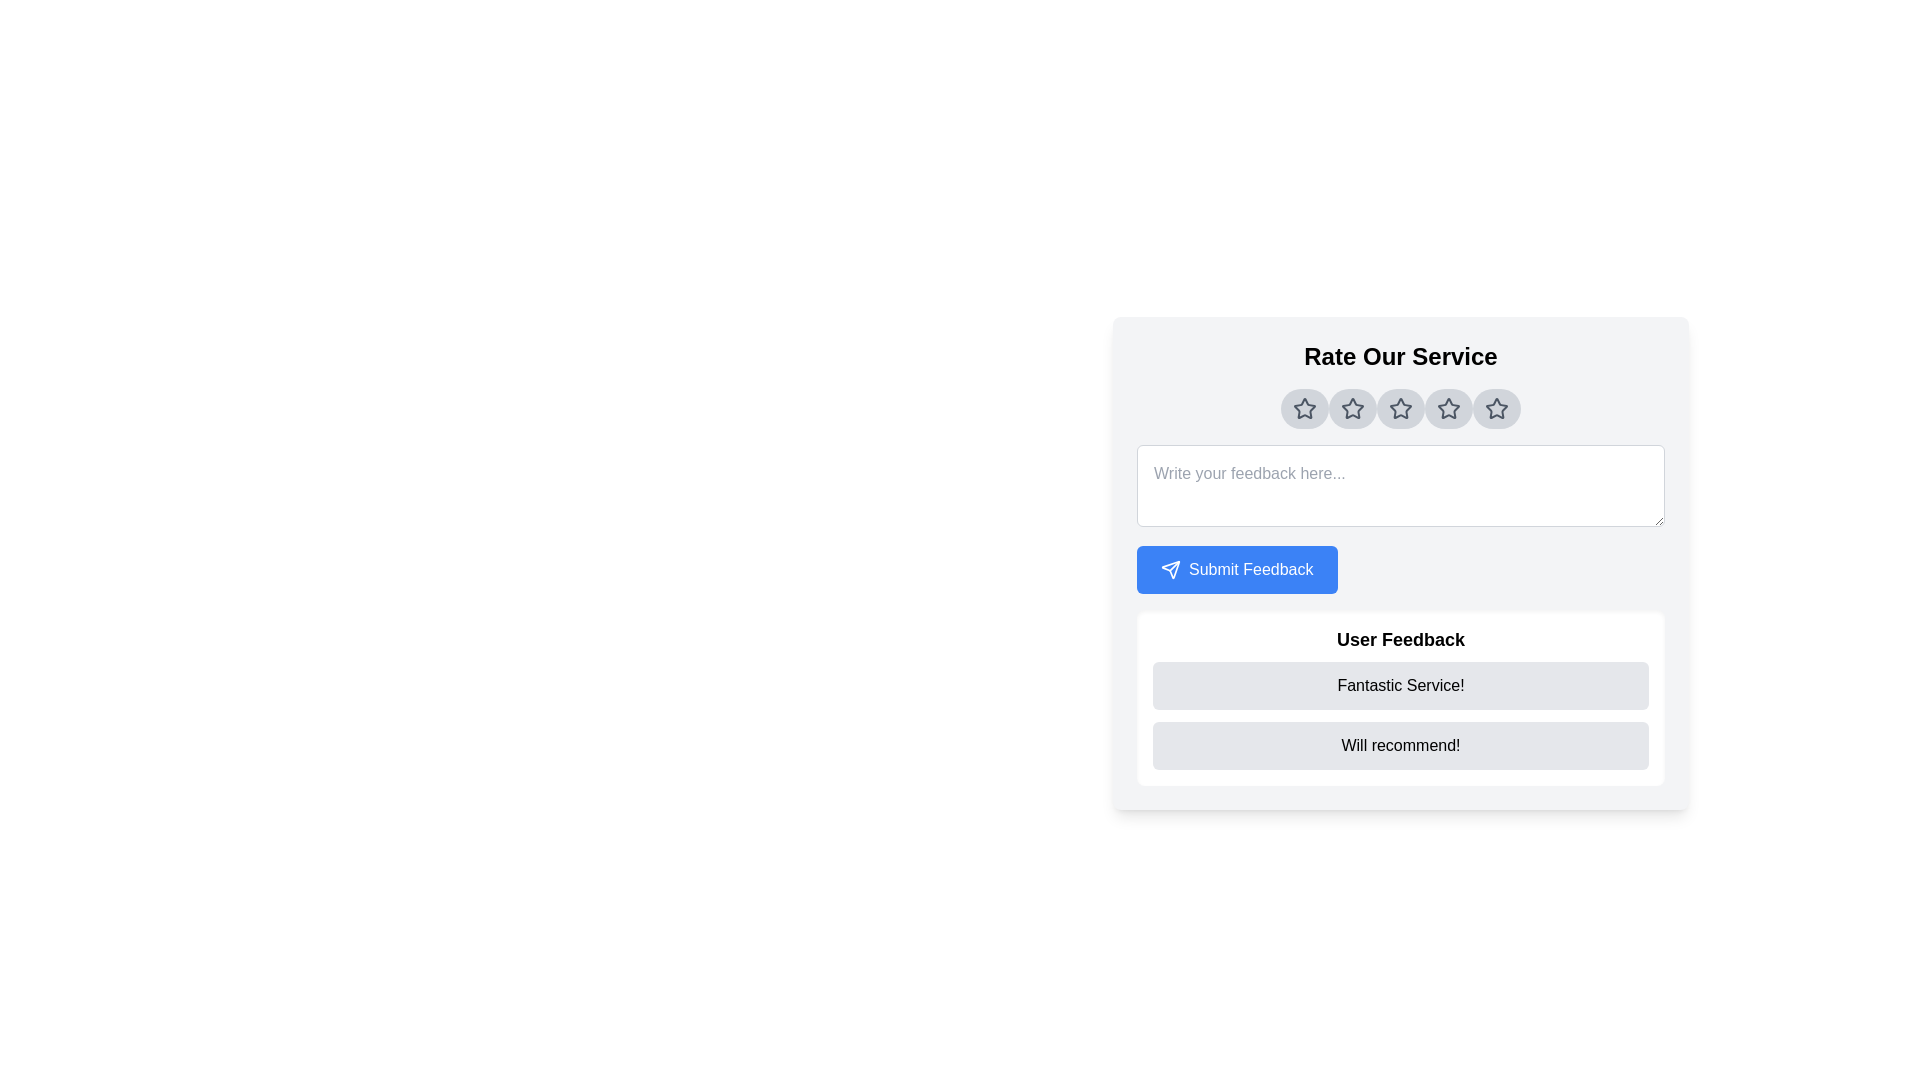  Describe the element at coordinates (1171, 570) in the screenshot. I see `the 'Submit Feedback' button that contains the triangular paper airplane SVG icon to observe any interactive styling effects` at that location.